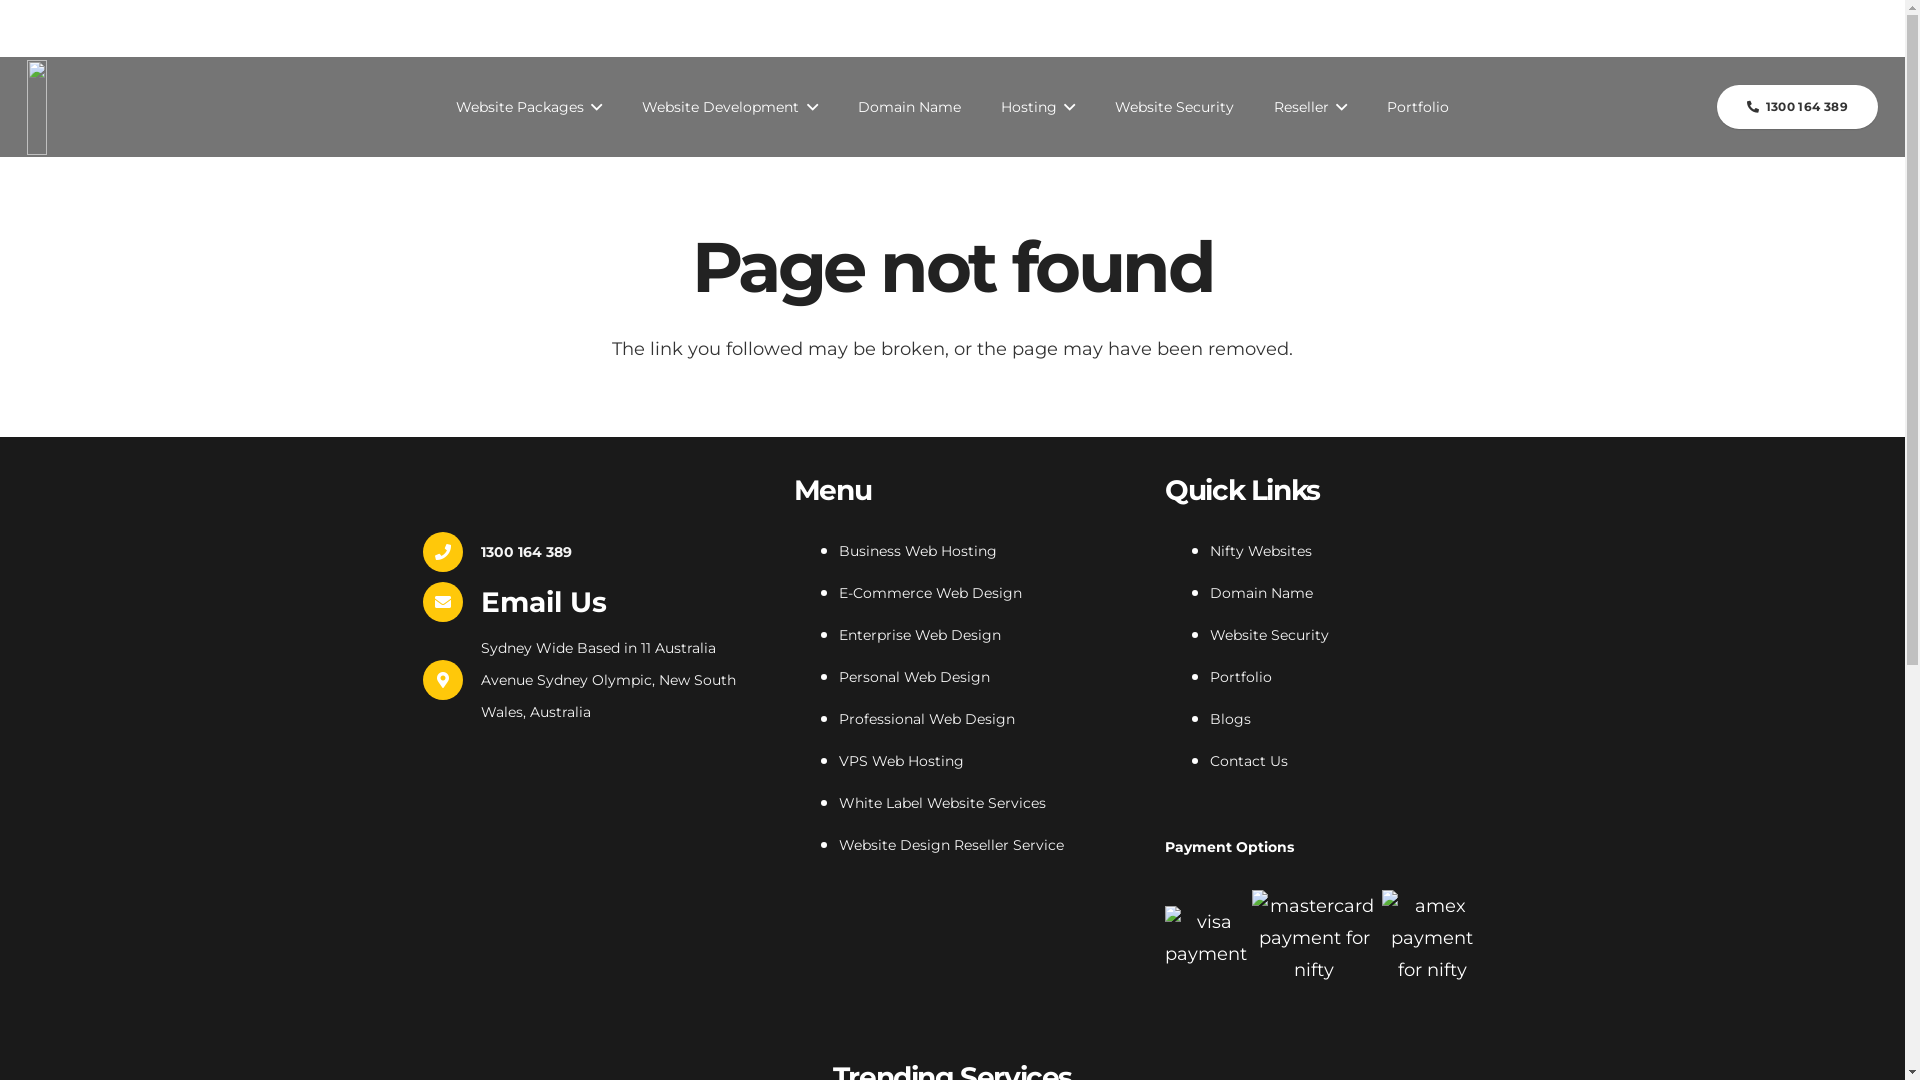  What do you see at coordinates (543, 600) in the screenshot?
I see `'Email Us'` at bounding box center [543, 600].